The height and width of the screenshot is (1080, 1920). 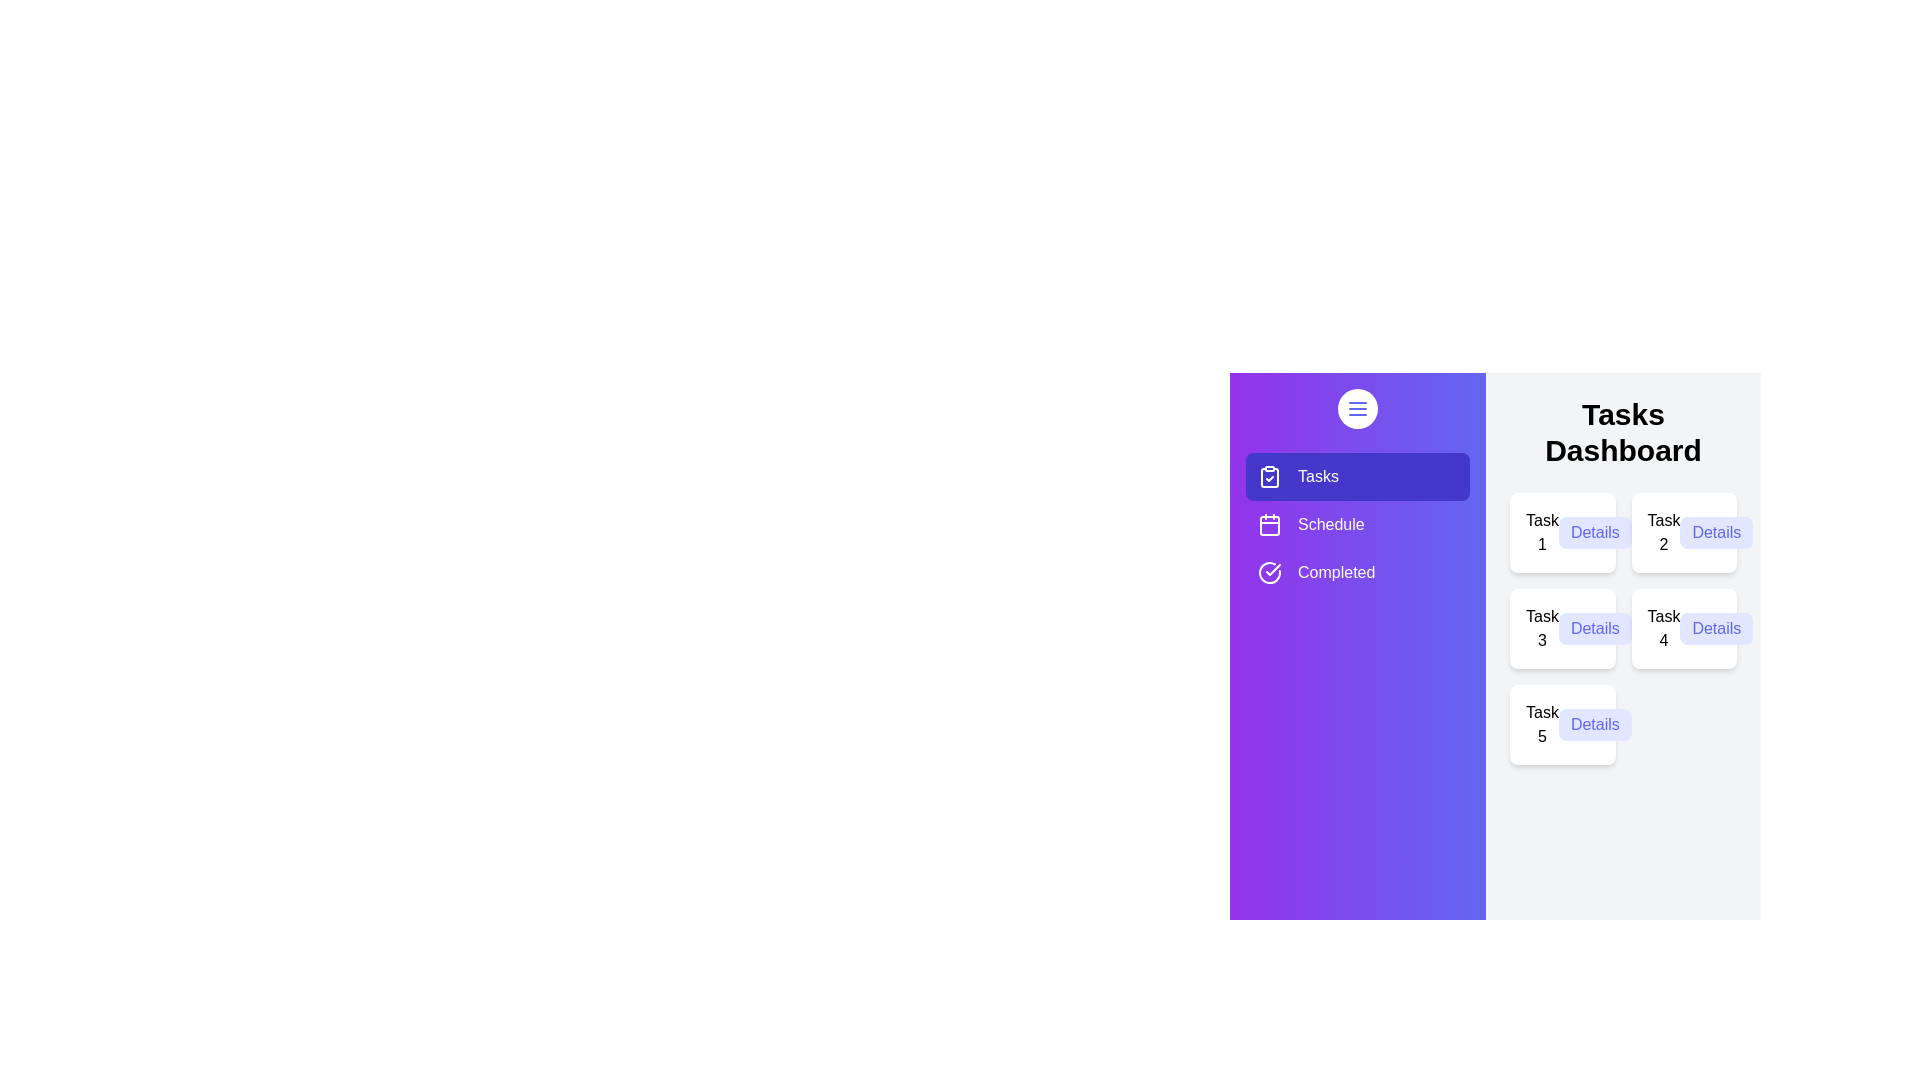 What do you see at coordinates (1715, 627) in the screenshot?
I see `the 'Details' button of Task 4` at bounding box center [1715, 627].